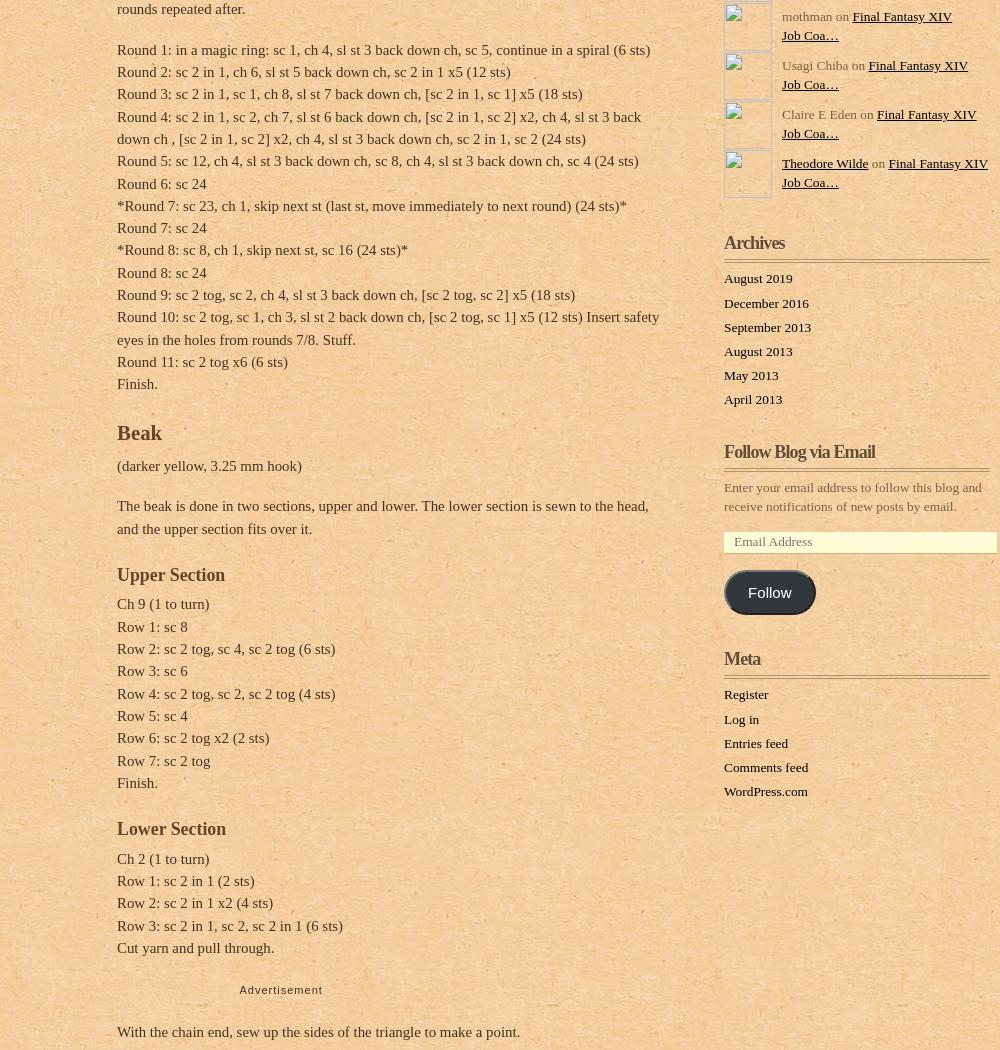 Image resolution: width=1000 pixels, height=1050 pixels. What do you see at coordinates (382, 516) in the screenshot?
I see `'The beak is done in two sections, upper and lower. The lower section is sewn to the head, and the upper section fits over it.'` at bounding box center [382, 516].